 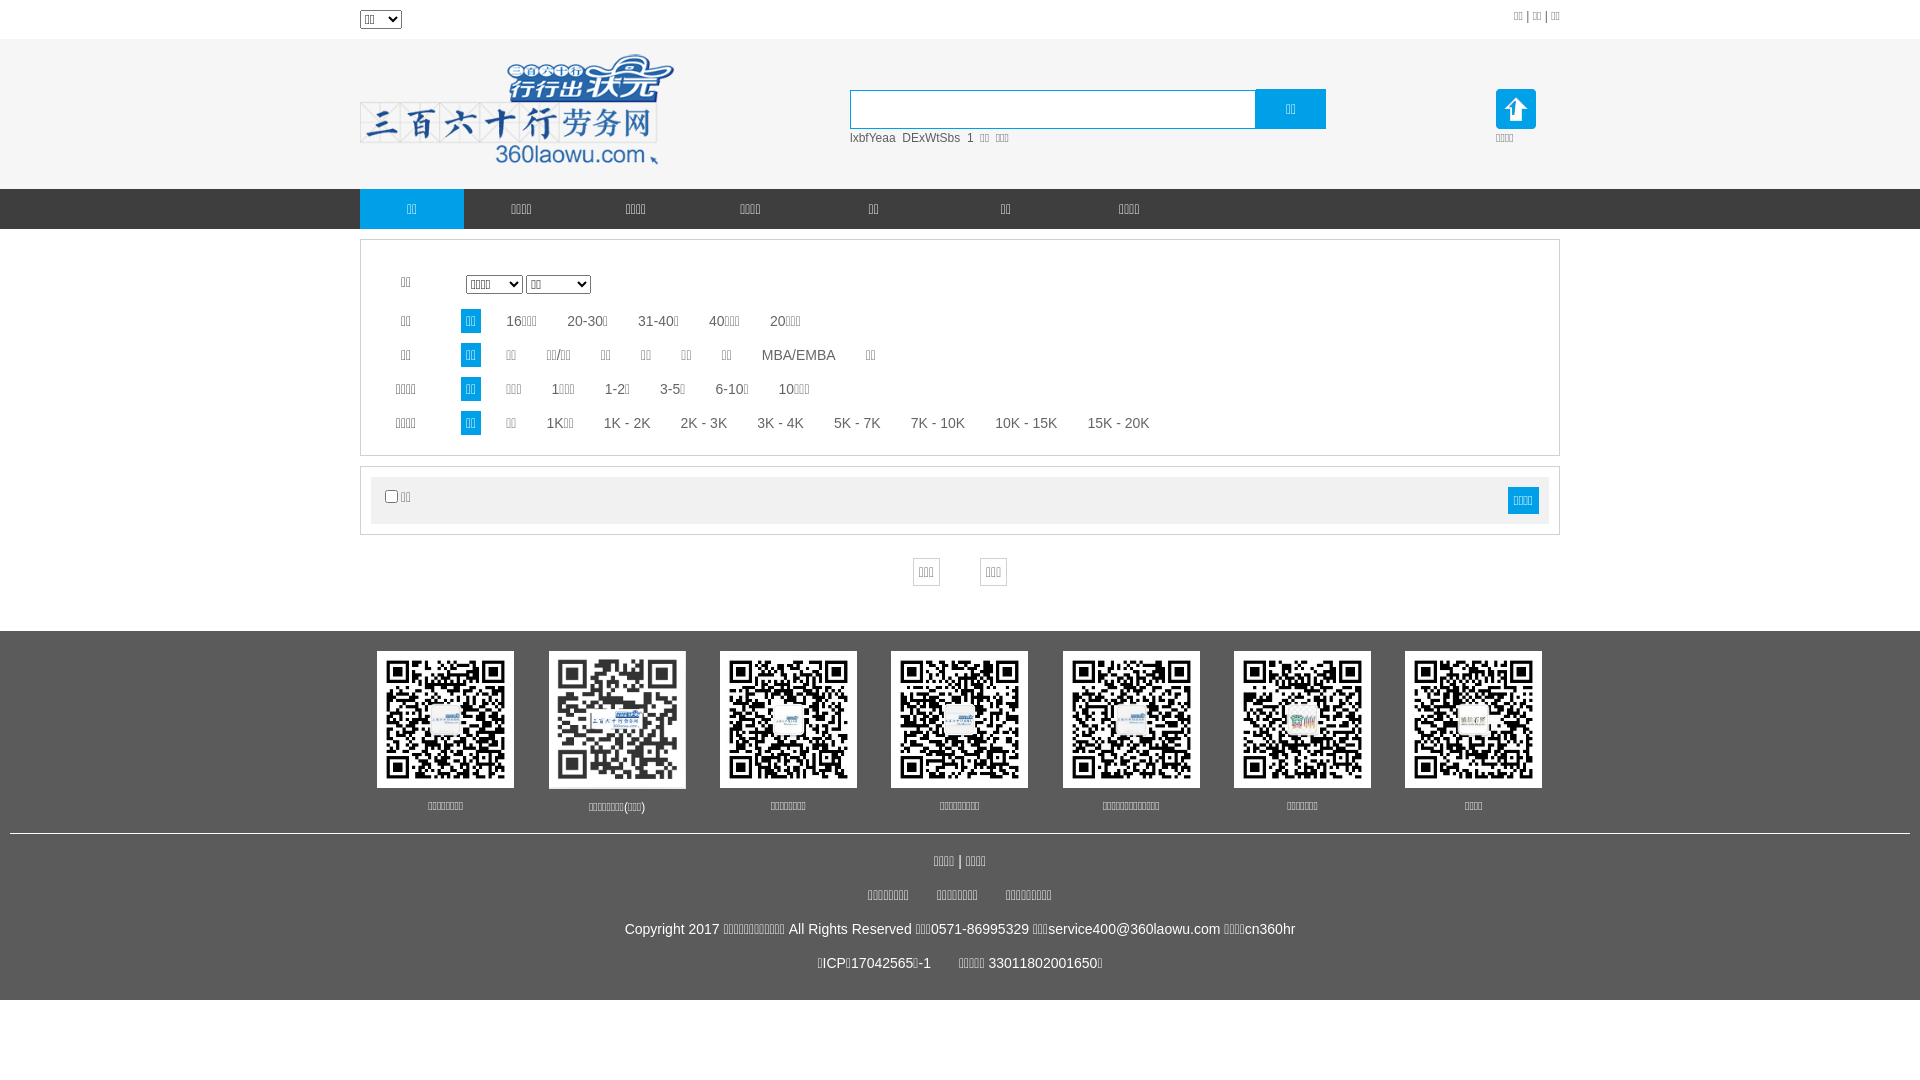 What do you see at coordinates (761, 353) in the screenshot?
I see `'MBA/EMBA'` at bounding box center [761, 353].